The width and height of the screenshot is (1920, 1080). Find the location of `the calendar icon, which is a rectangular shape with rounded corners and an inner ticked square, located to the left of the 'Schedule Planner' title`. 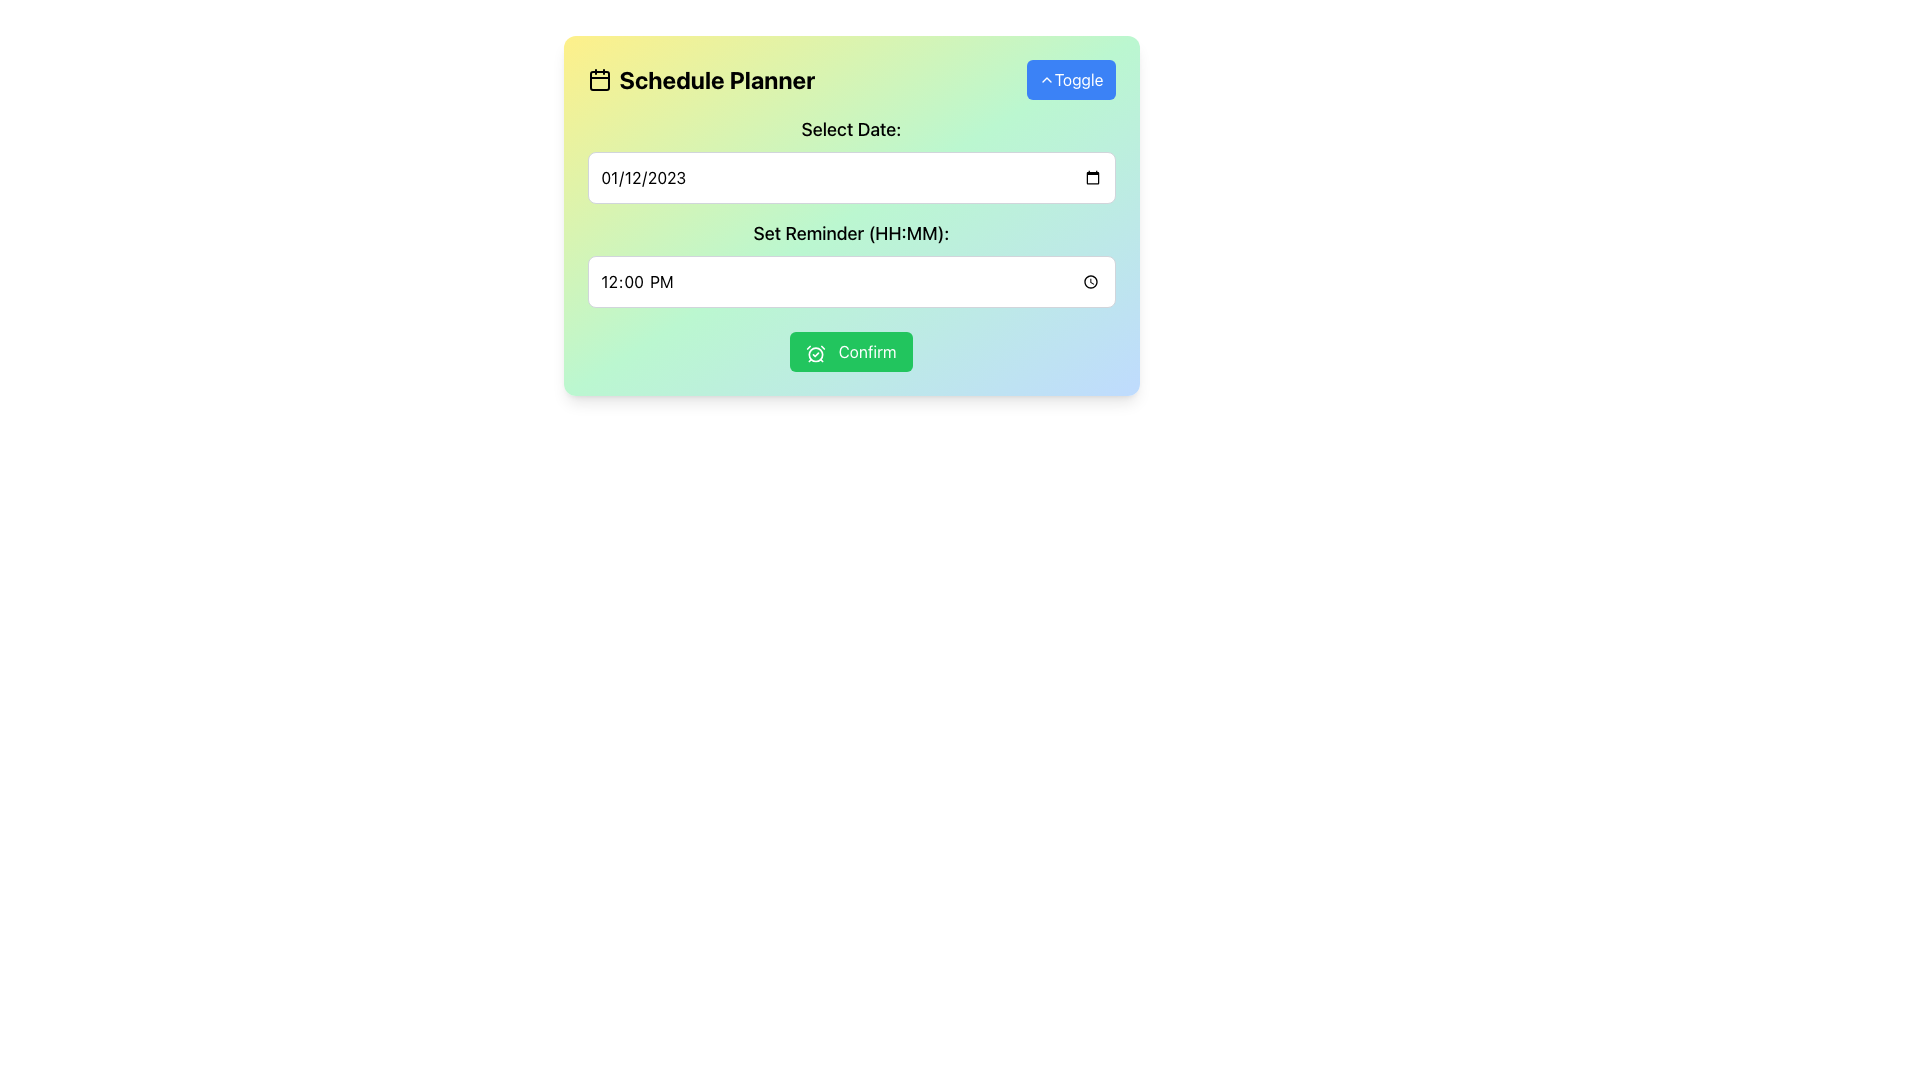

the calendar icon, which is a rectangular shape with rounded corners and an inner ticked square, located to the left of the 'Schedule Planner' title is located at coordinates (598, 80).